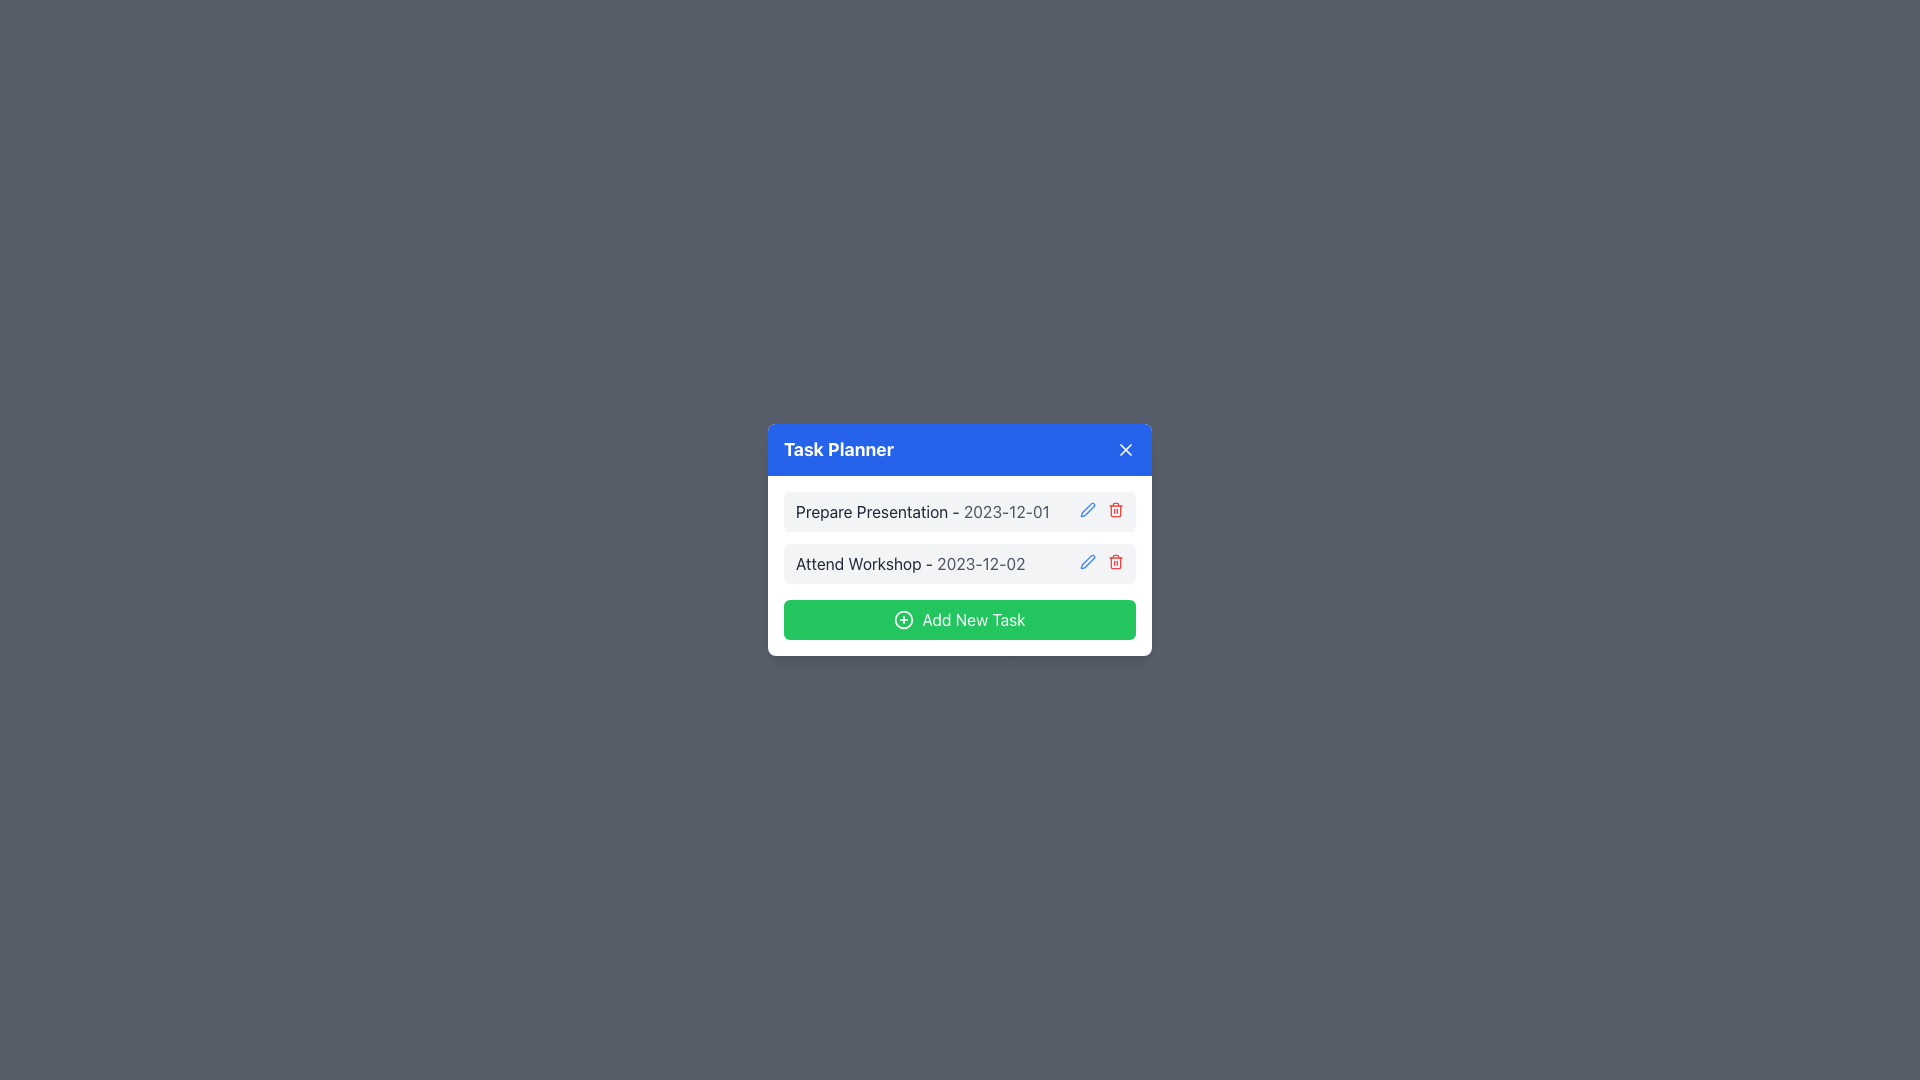  What do you see at coordinates (974, 619) in the screenshot?
I see `text label that indicates the button for adding a new task to the planner, which is centered within the green button at the bottom of the 'Task Planner' dialog` at bounding box center [974, 619].